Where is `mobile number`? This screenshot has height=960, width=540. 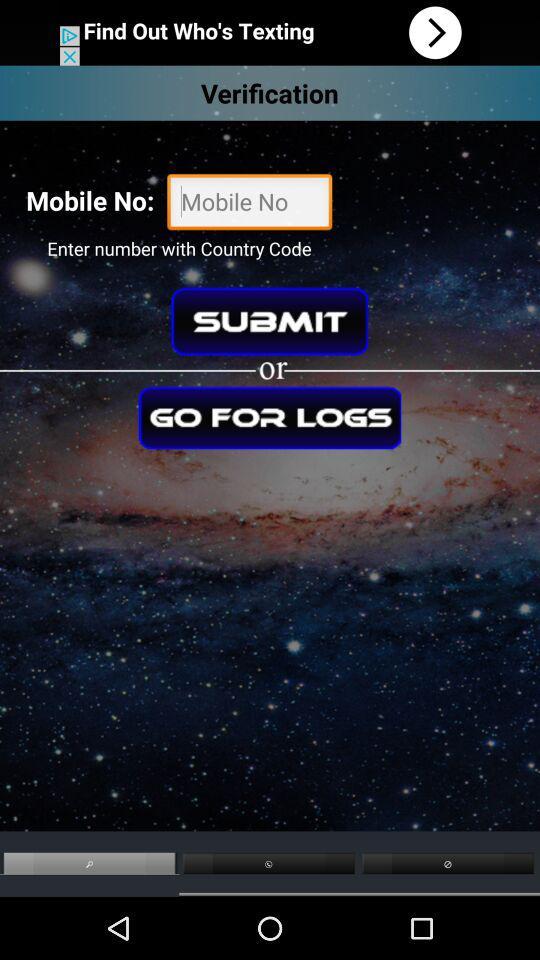
mobile number is located at coordinates (249, 204).